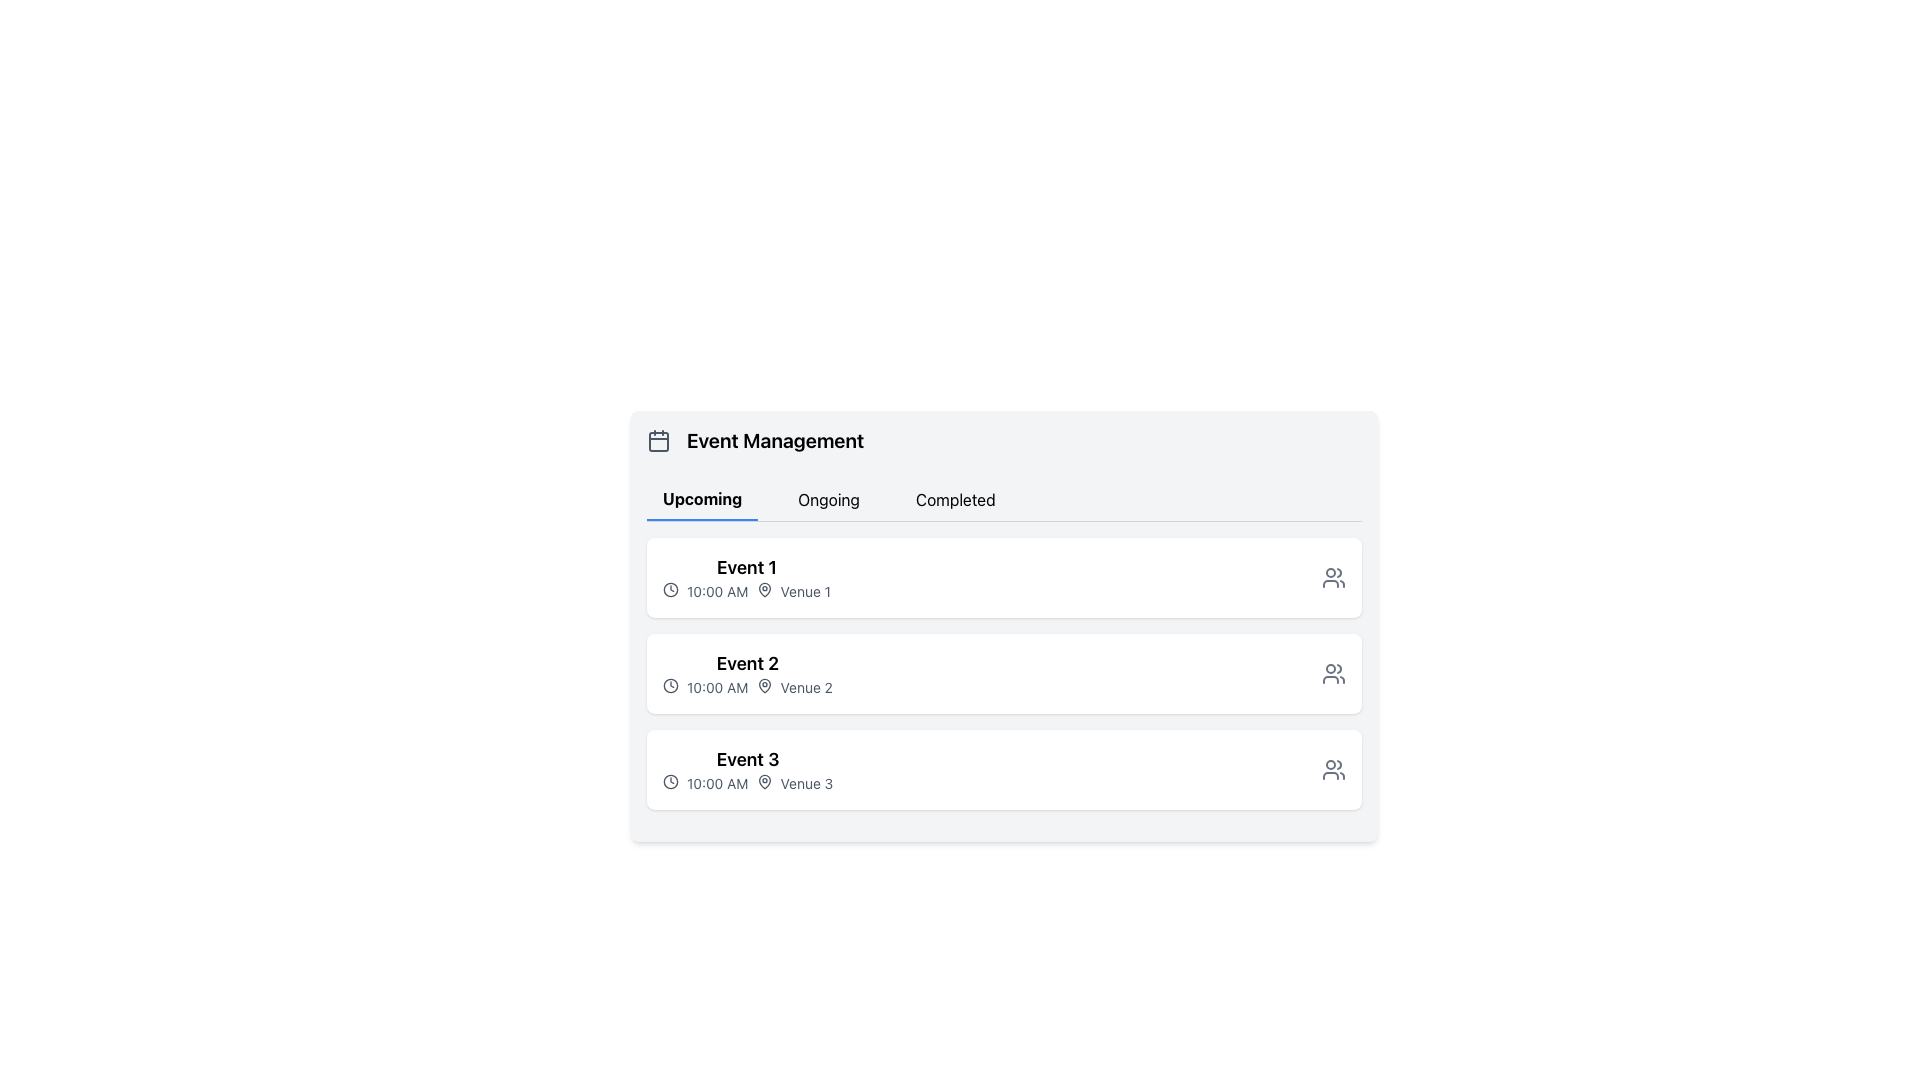 The height and width of the screenshot is (1080, 1920). What do you see at coordinates (702, 499) in the screenshot?
I see `the first tab in the navigation bar` at bounding box center [702, 499].